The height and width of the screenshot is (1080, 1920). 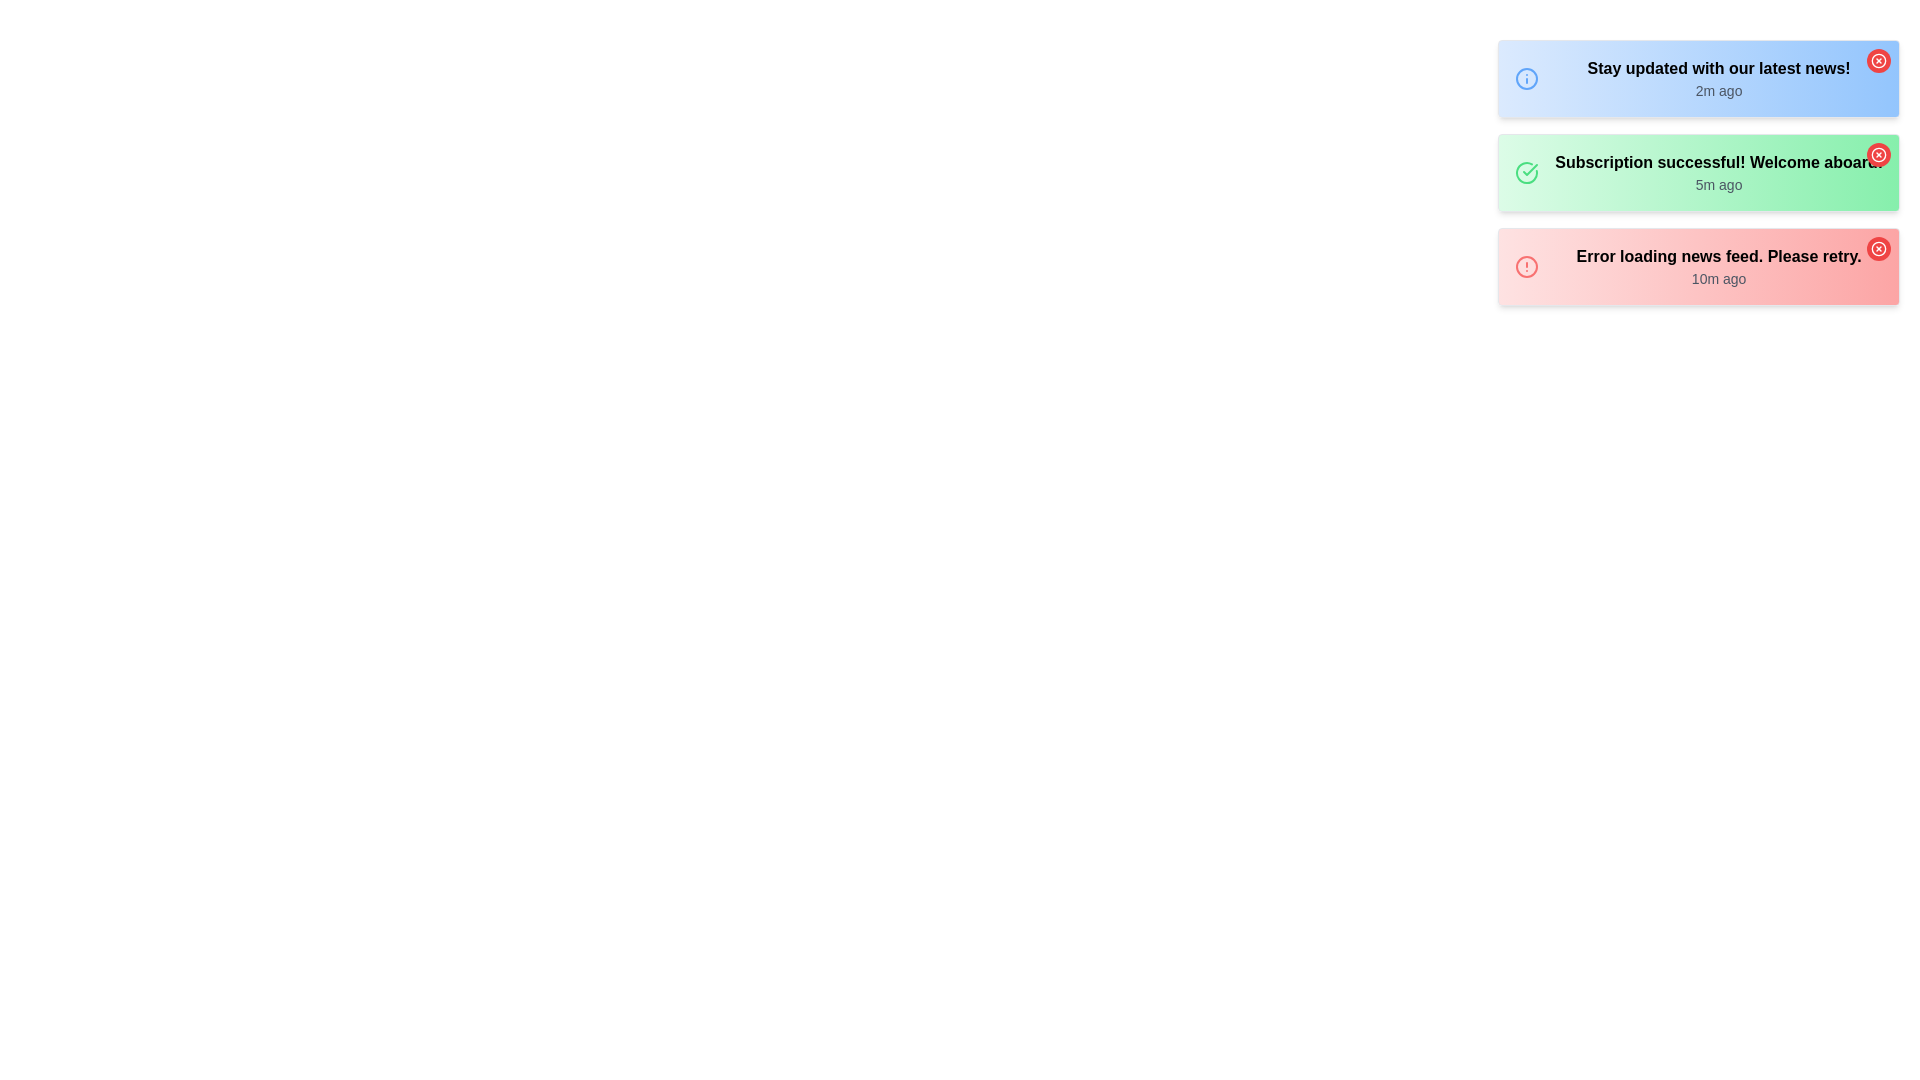 What do you see at coordinates (1877, 60) in the screenshot?
I see `the circular red button with a white 'X' icon located at the top-right corner of the blue notification box titled 'Stay updated with our latest news!'` at bounding box center [1877, 60].